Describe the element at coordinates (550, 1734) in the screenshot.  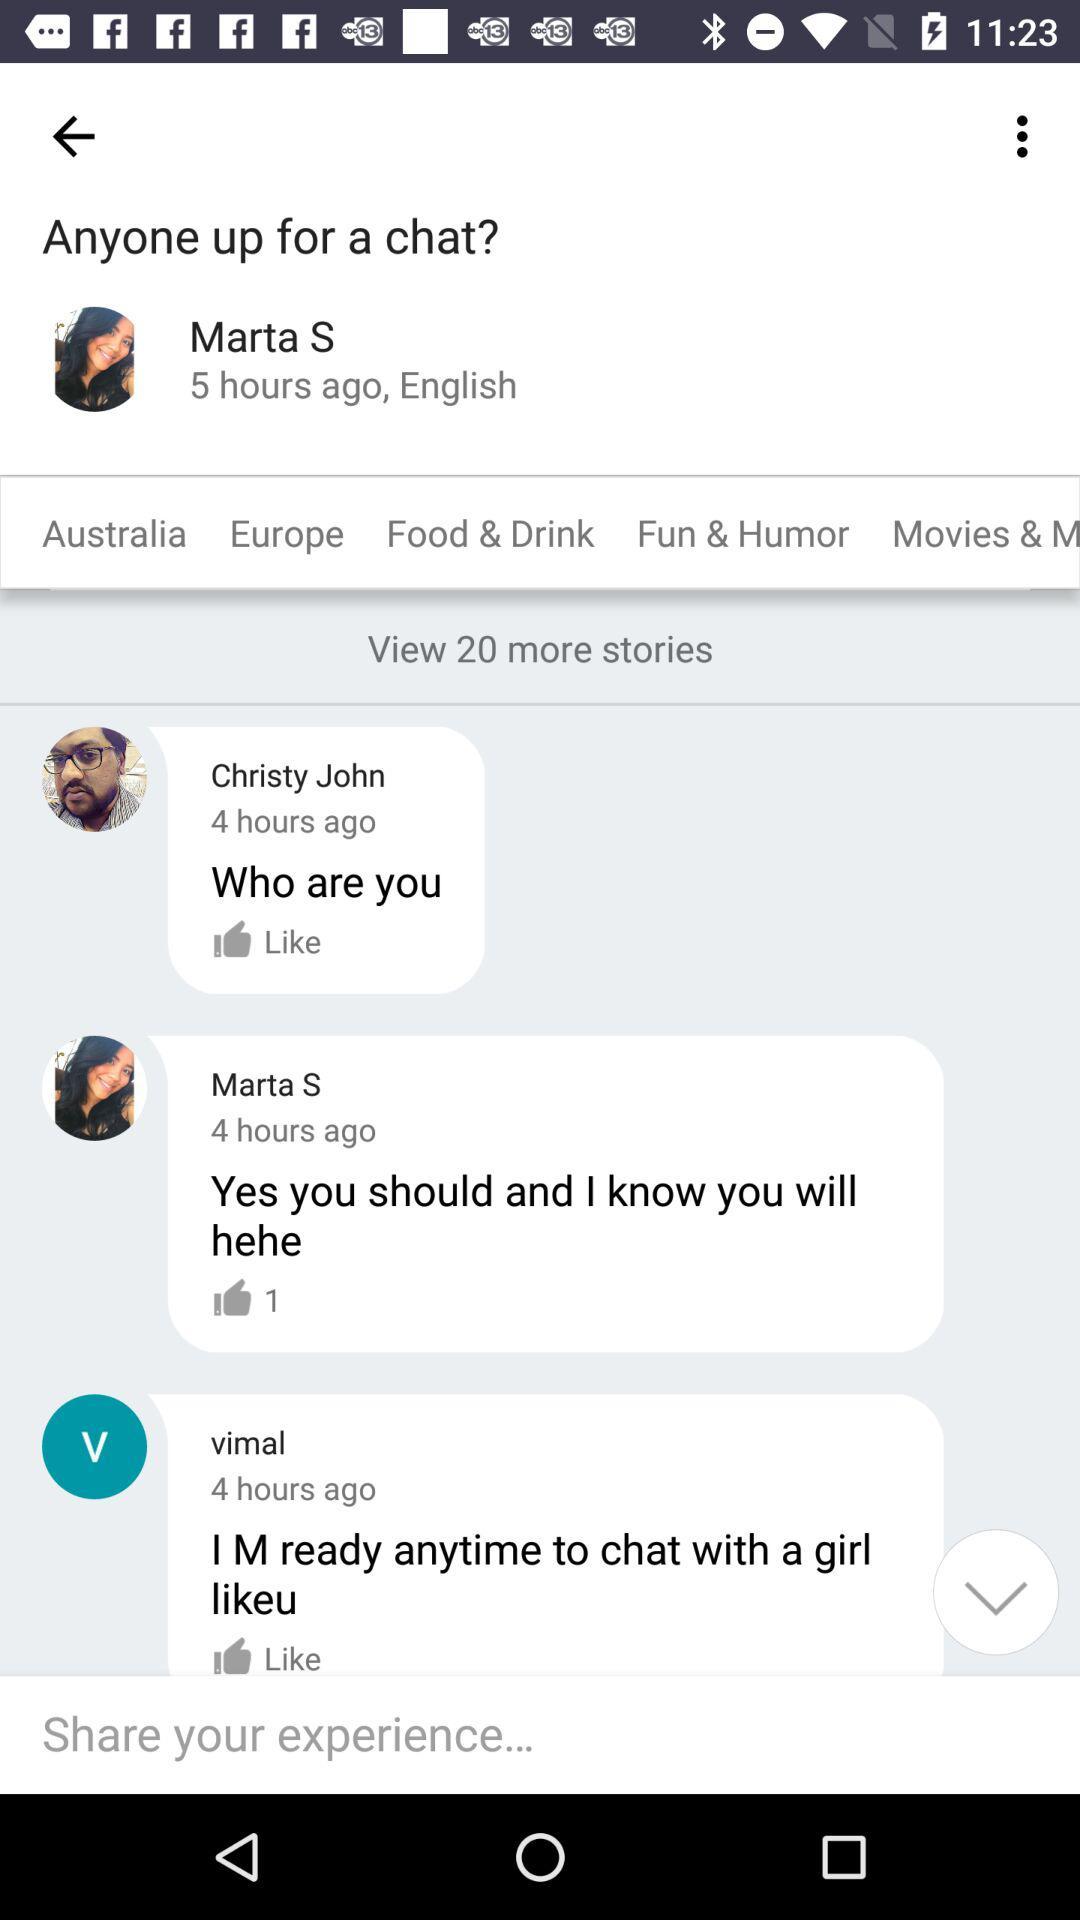
I see `share your experience` at that location.